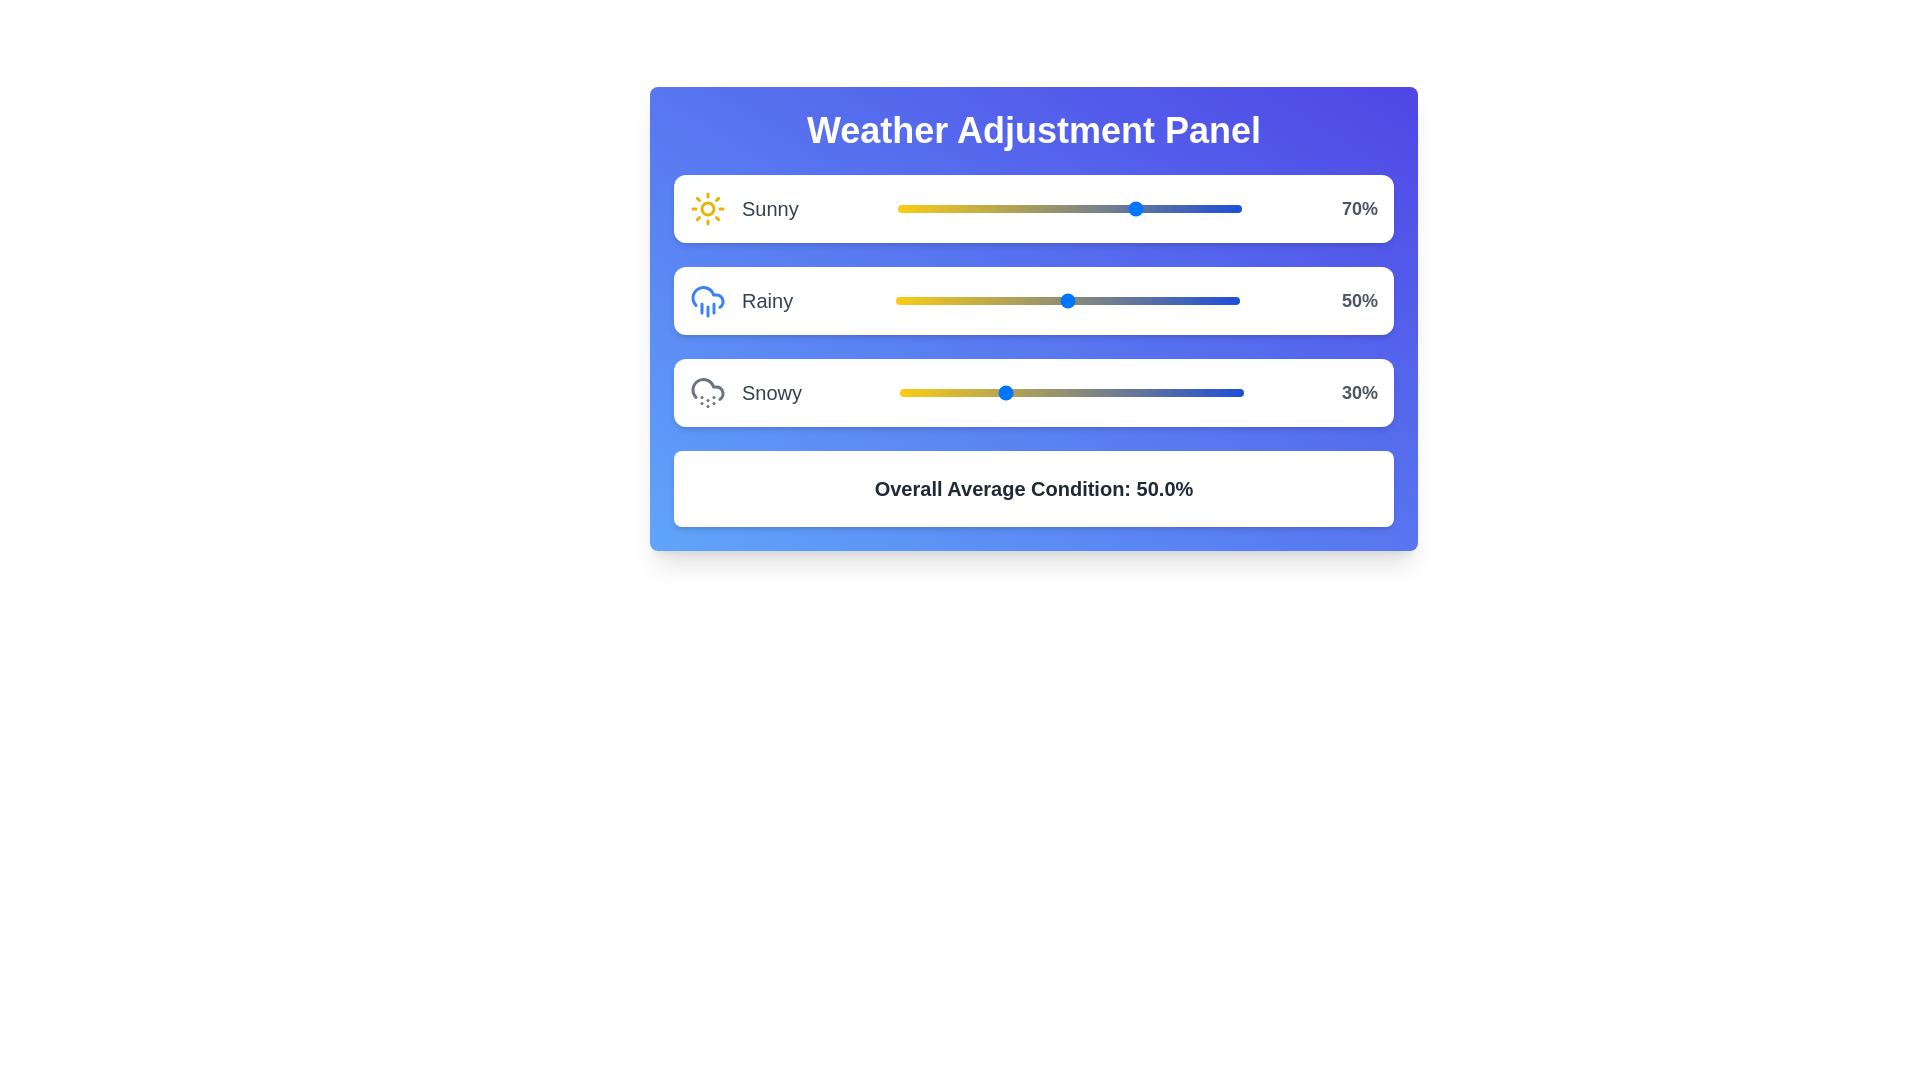 Image resolution: width=1920 pixels, height=1080 pixels. What do you see at coordinates (1130, 393) in the screenshot?
I see `the value of the slider` at bounding box center [1130, 393].